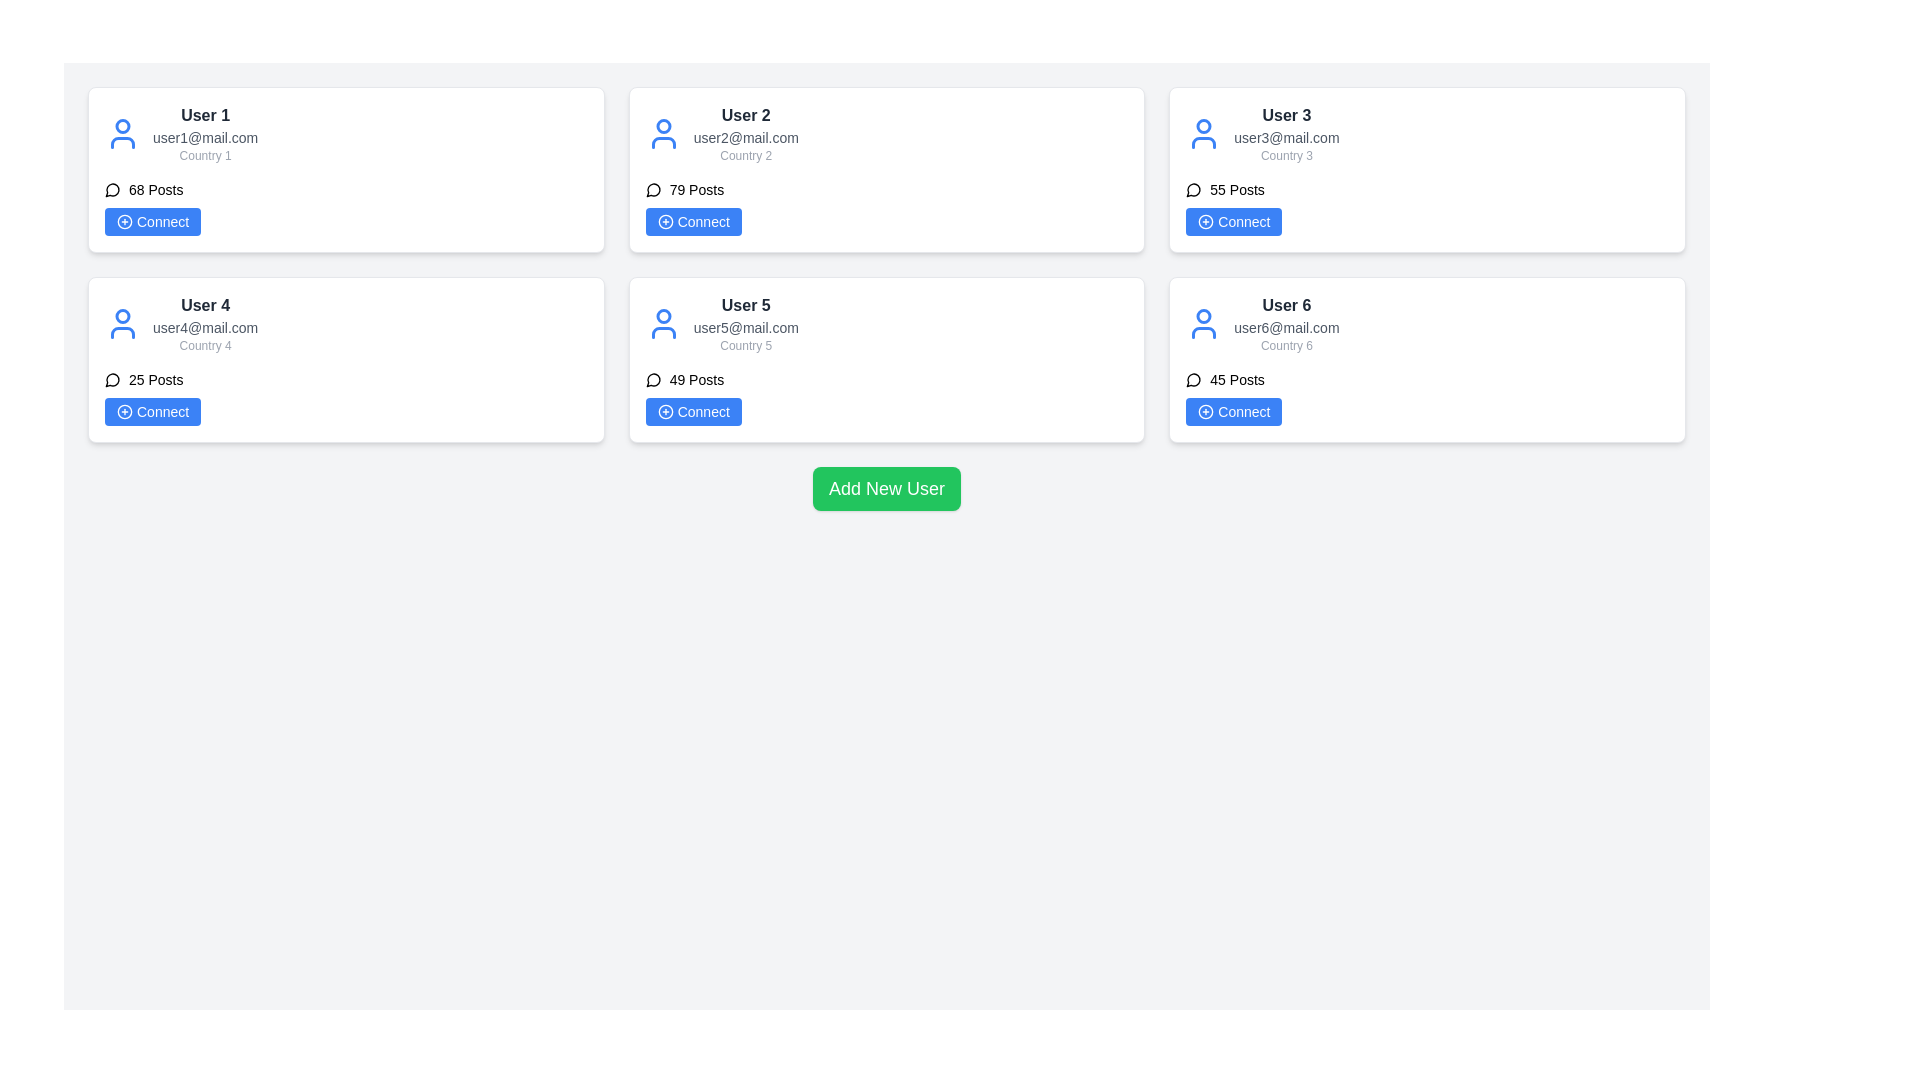  What do you see at coordinates (205, 137) in the screenshot?
I see `the text element displaying 'user1@mail.com', which is styled in a small gray font and positioned between 'User 1' and 'Country 1' within the top-left card of the grid layout` at bounding box center [205, 137].